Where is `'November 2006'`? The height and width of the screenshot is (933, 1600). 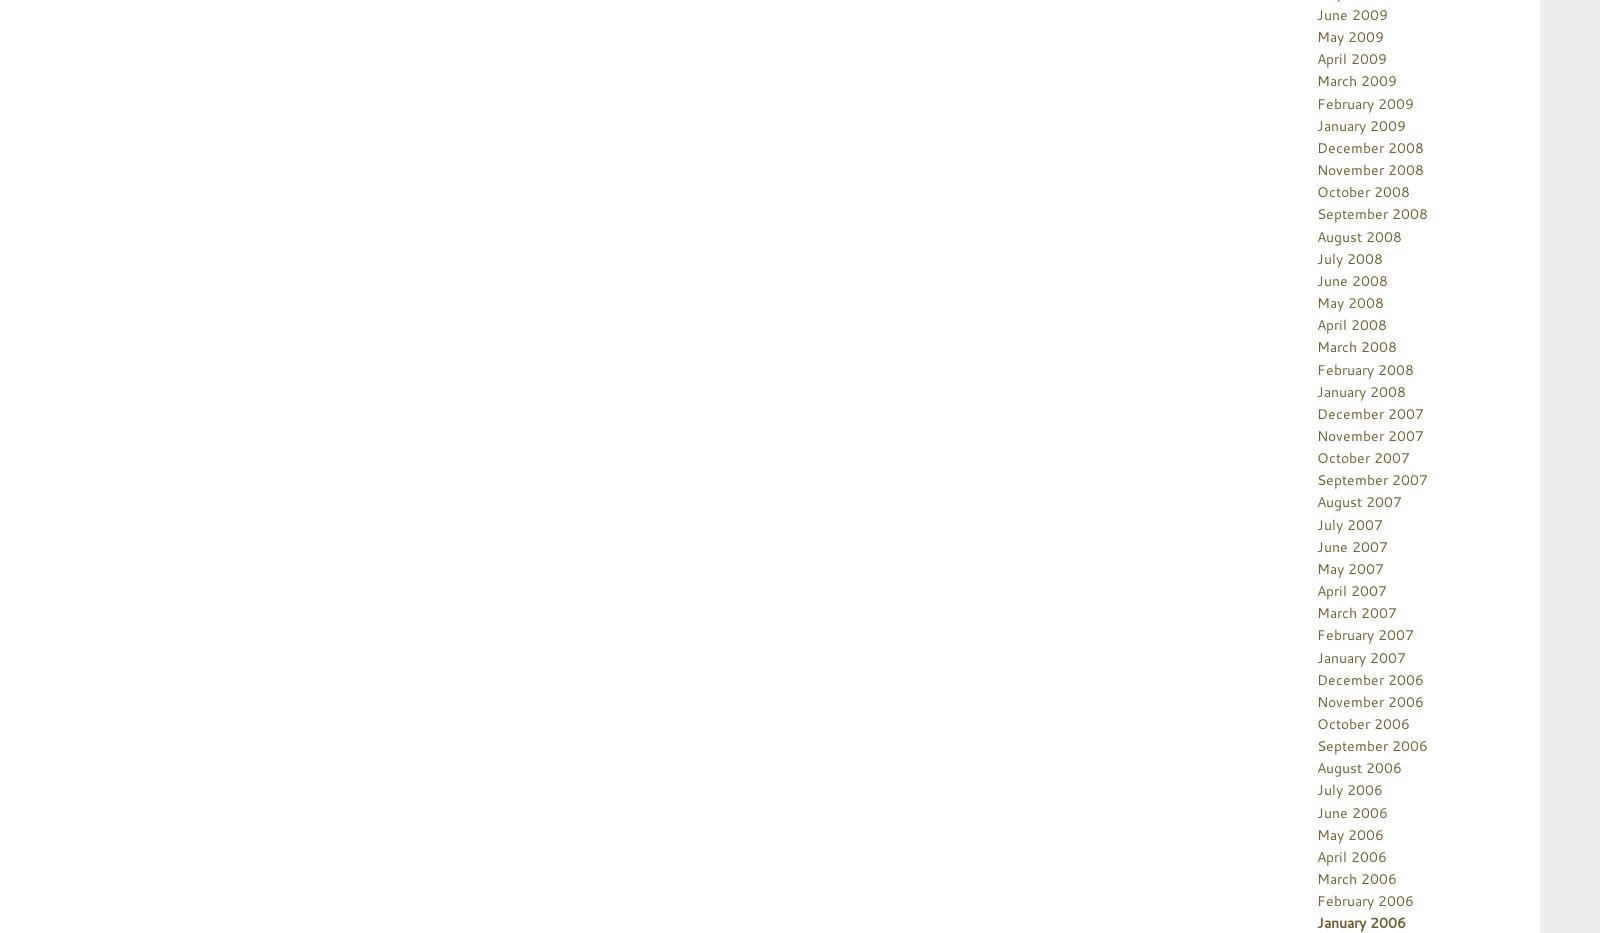
'November 2006' is located at coordinates (1315, 700).